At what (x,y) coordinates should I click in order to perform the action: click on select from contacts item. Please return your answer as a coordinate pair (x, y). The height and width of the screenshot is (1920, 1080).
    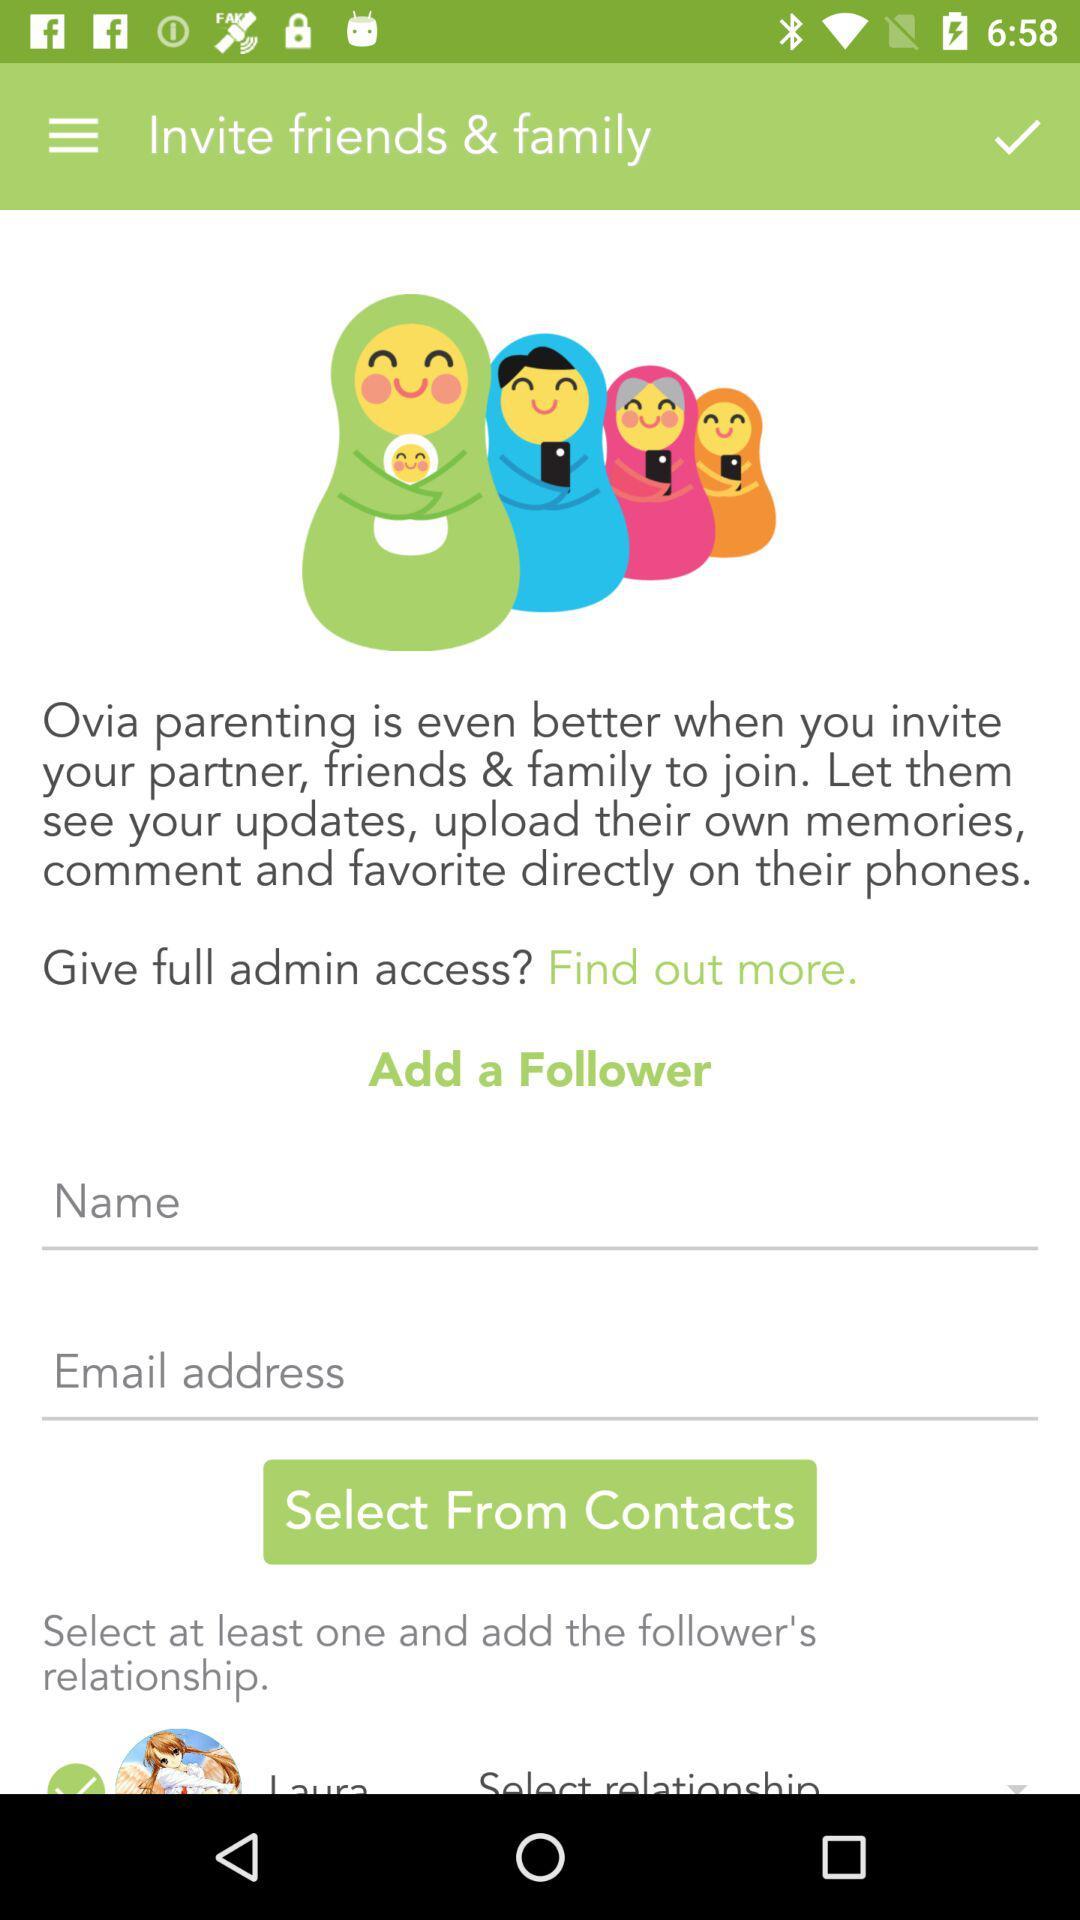
    Looking at the image, I should click on (540, 1512).